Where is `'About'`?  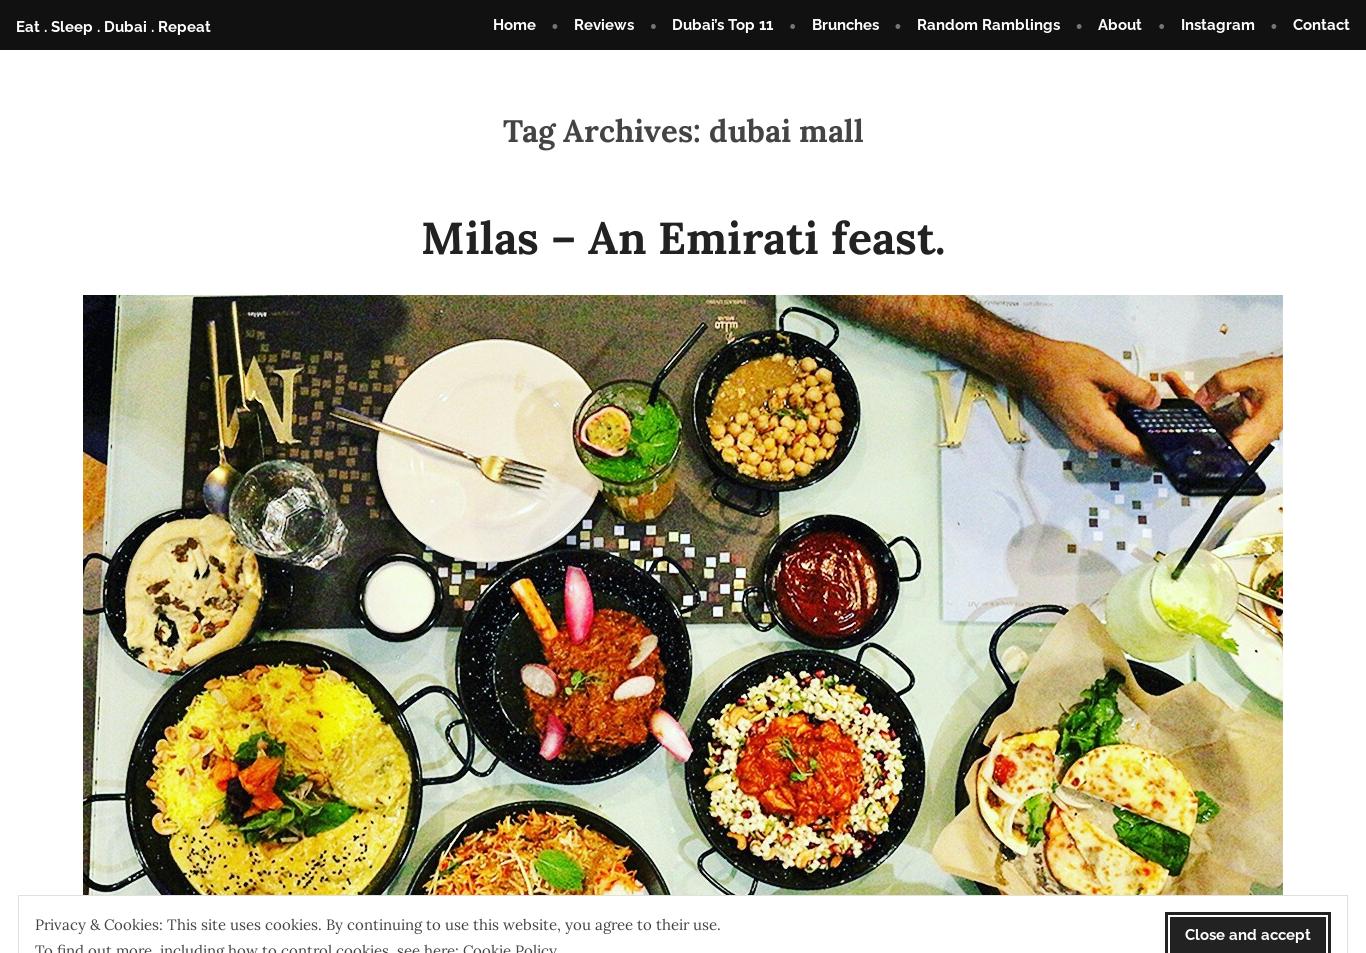 'About' is located at coordinates (1096, 23).